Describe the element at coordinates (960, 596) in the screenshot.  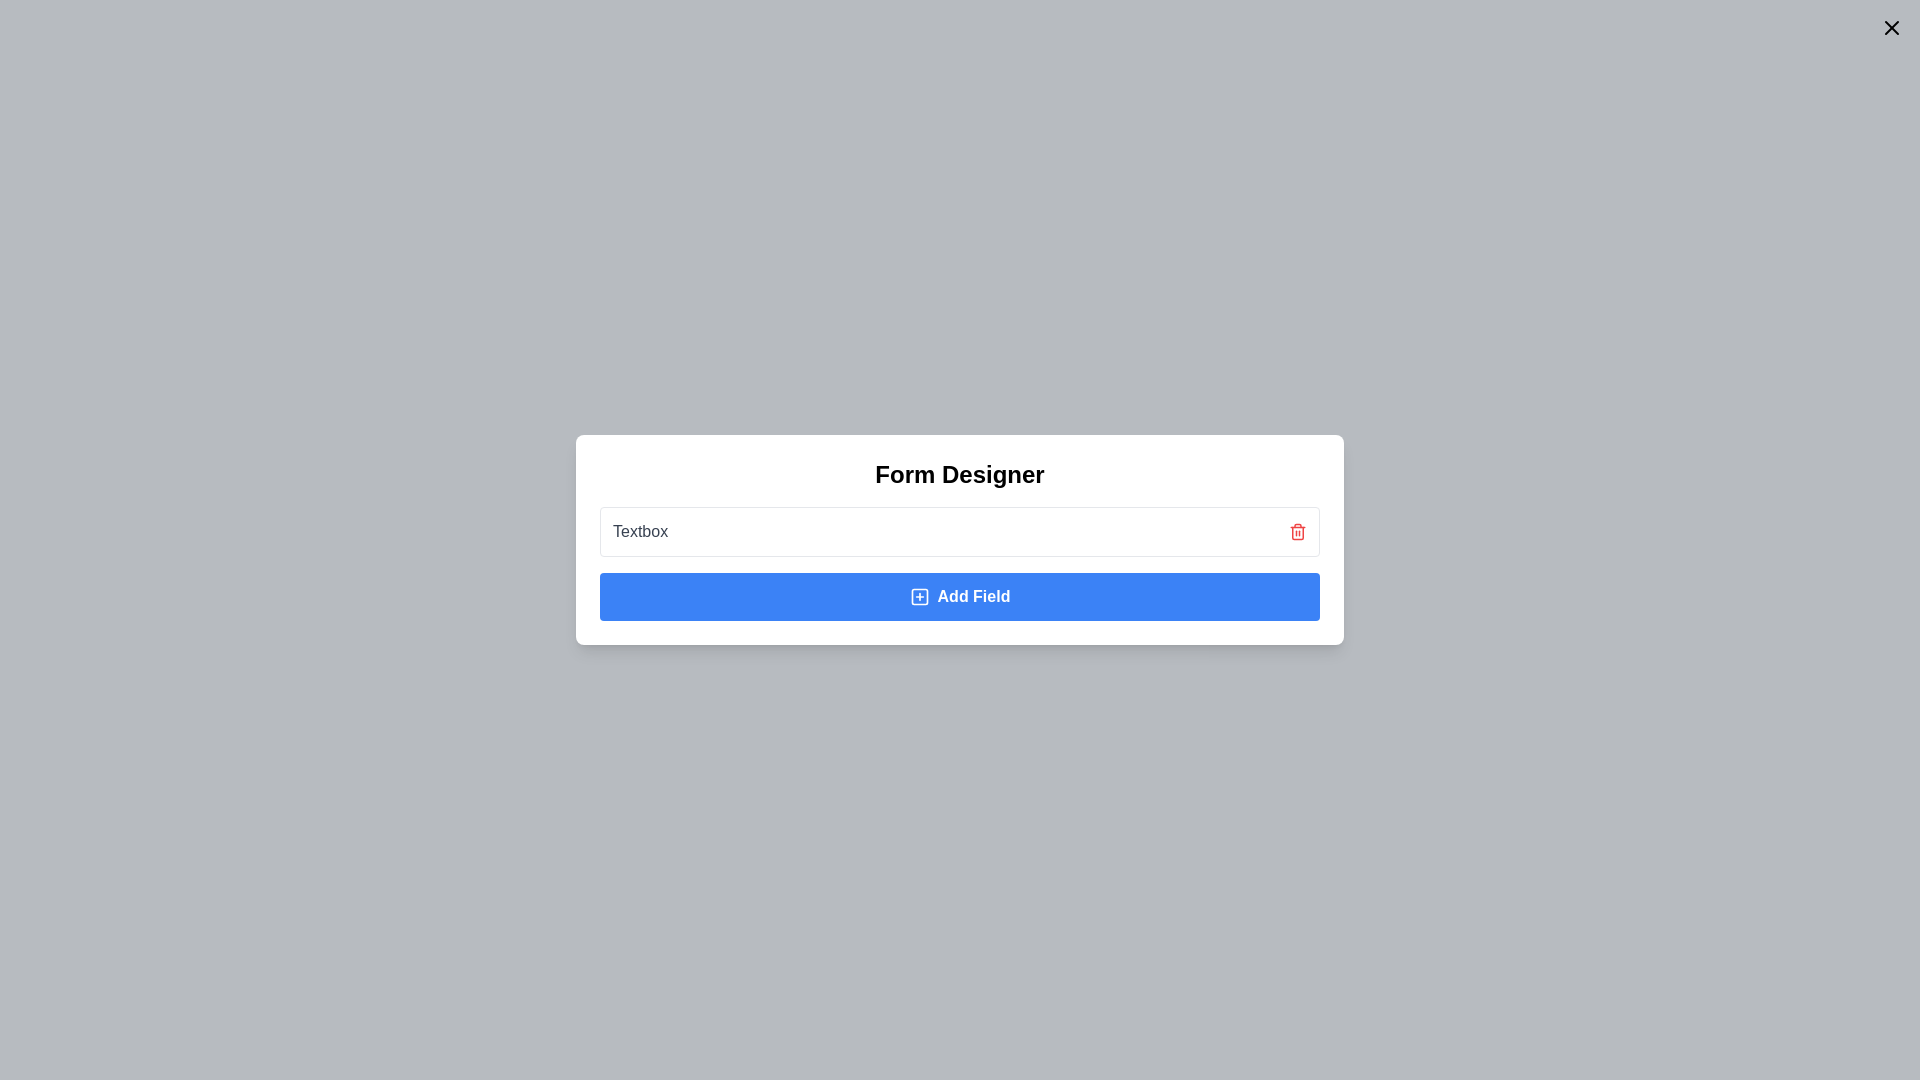
I see `the rectangular button with a blue background labeled 'Add Field'` at that location.